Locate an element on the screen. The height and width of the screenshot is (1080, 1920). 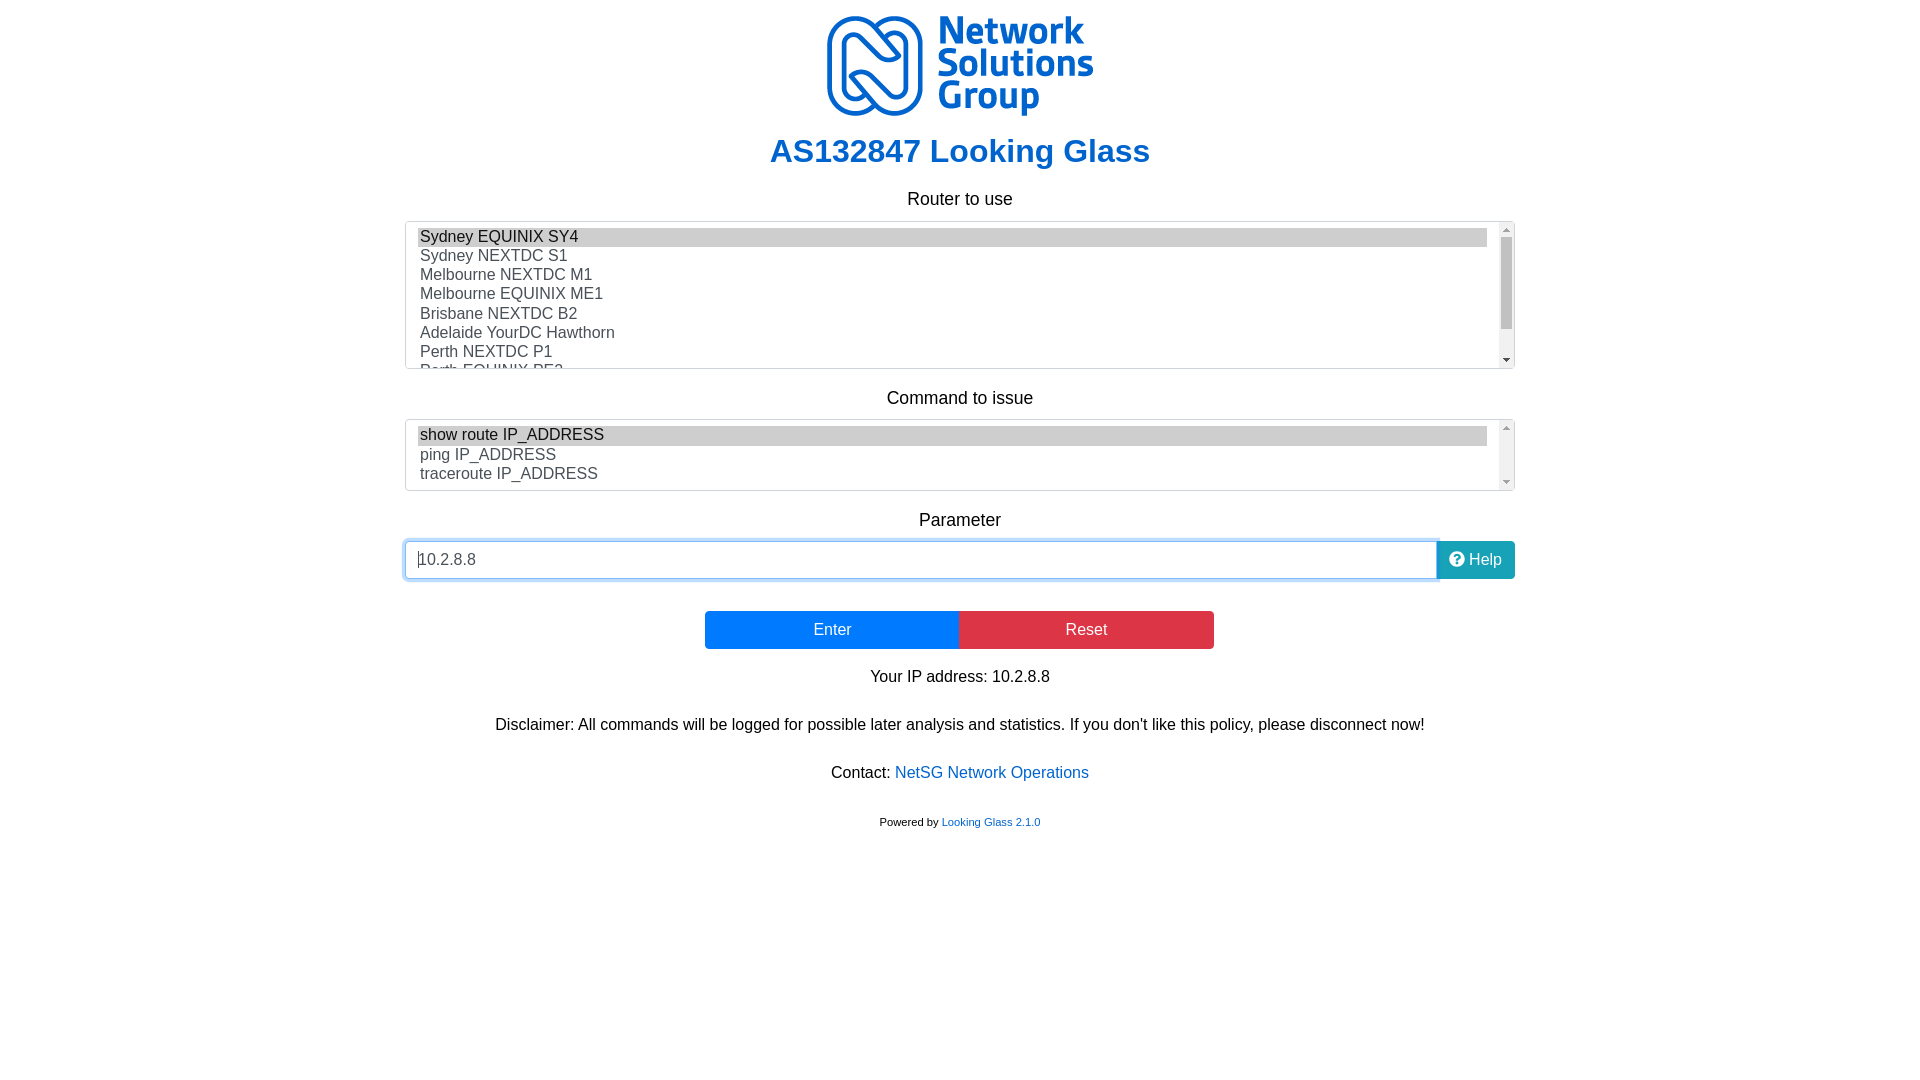
'Looking Glass 2.1.0' is located at coordinates (940, 821).